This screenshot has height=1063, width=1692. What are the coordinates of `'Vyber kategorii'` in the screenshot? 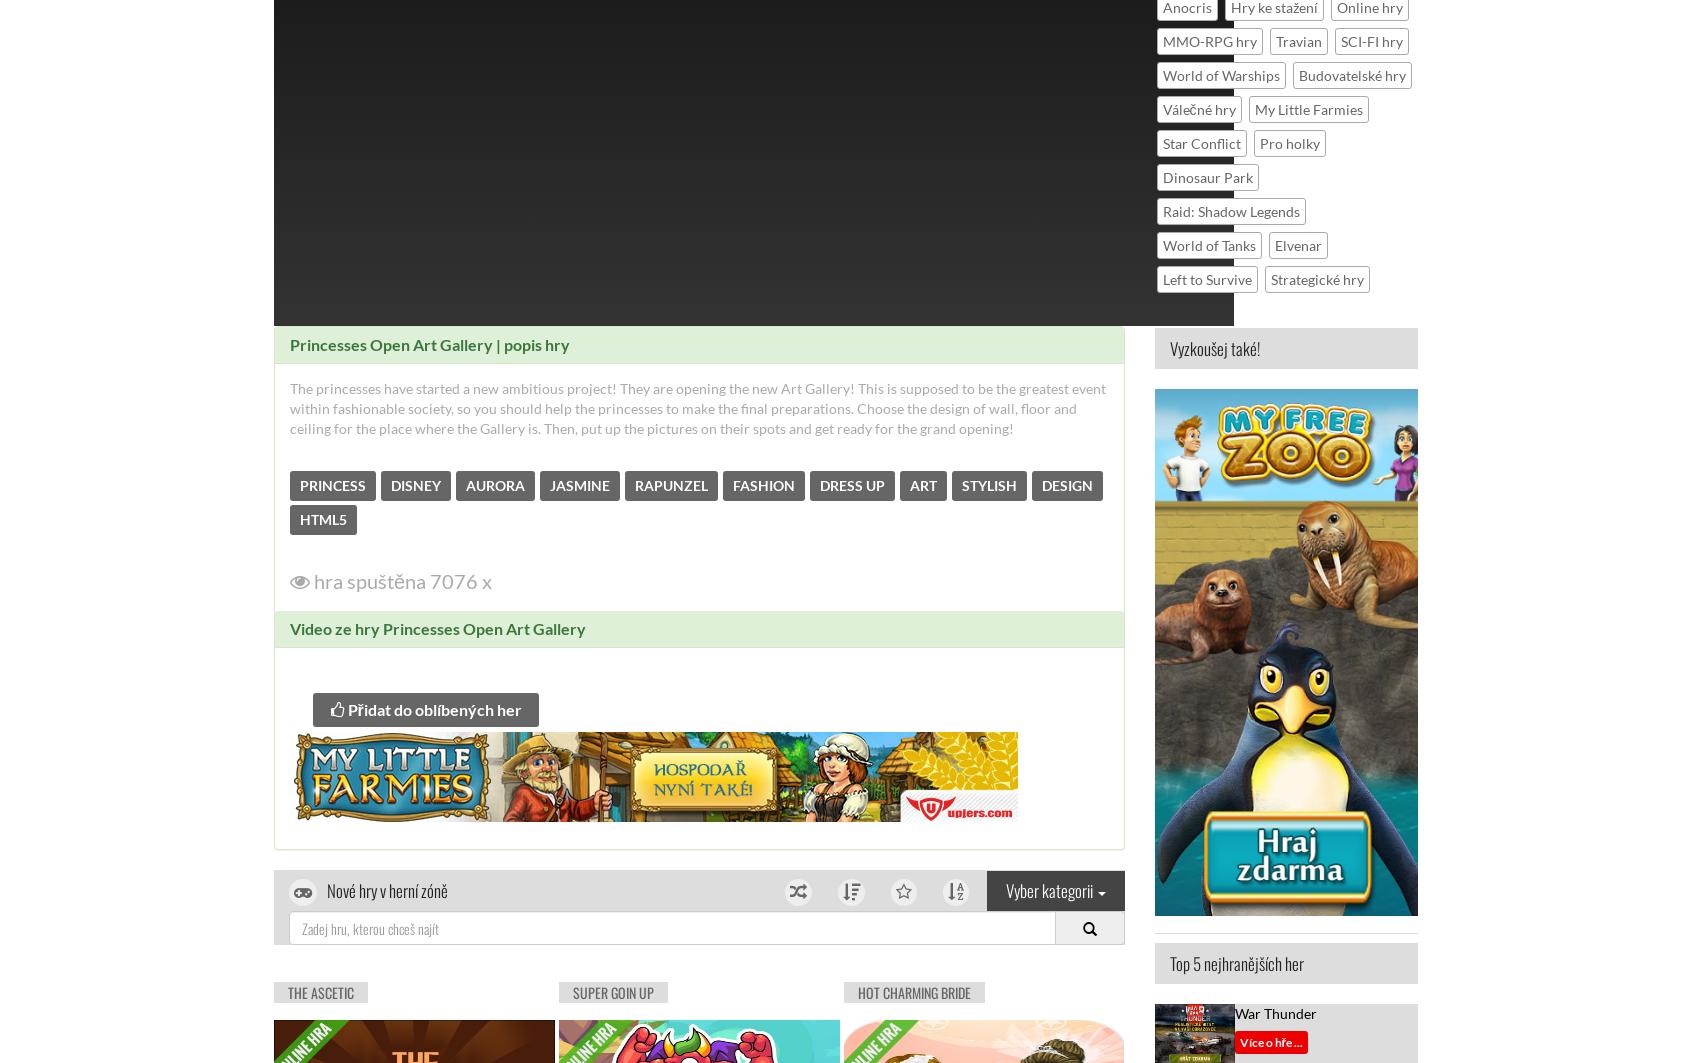 It's located at (1049, 889).